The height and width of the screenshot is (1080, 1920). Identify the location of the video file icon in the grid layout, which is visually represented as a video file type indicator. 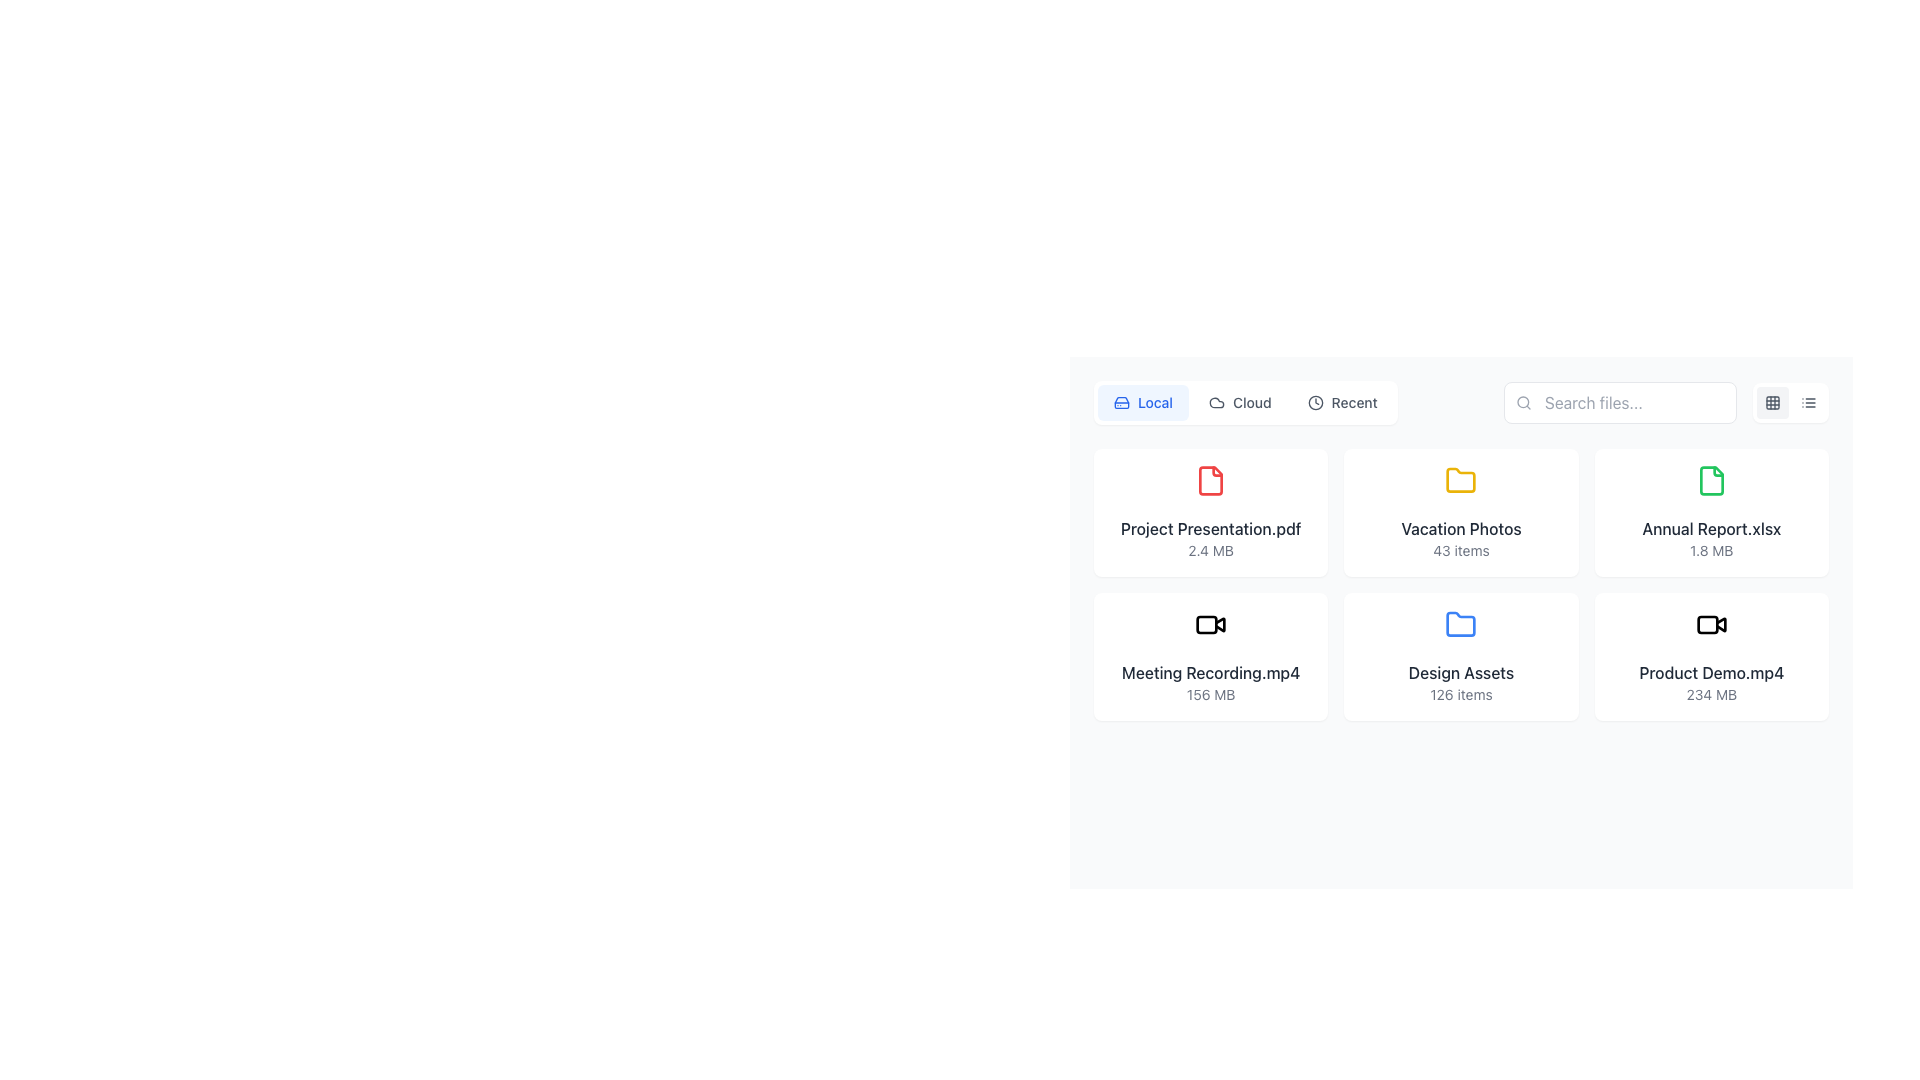
(1210, 623).